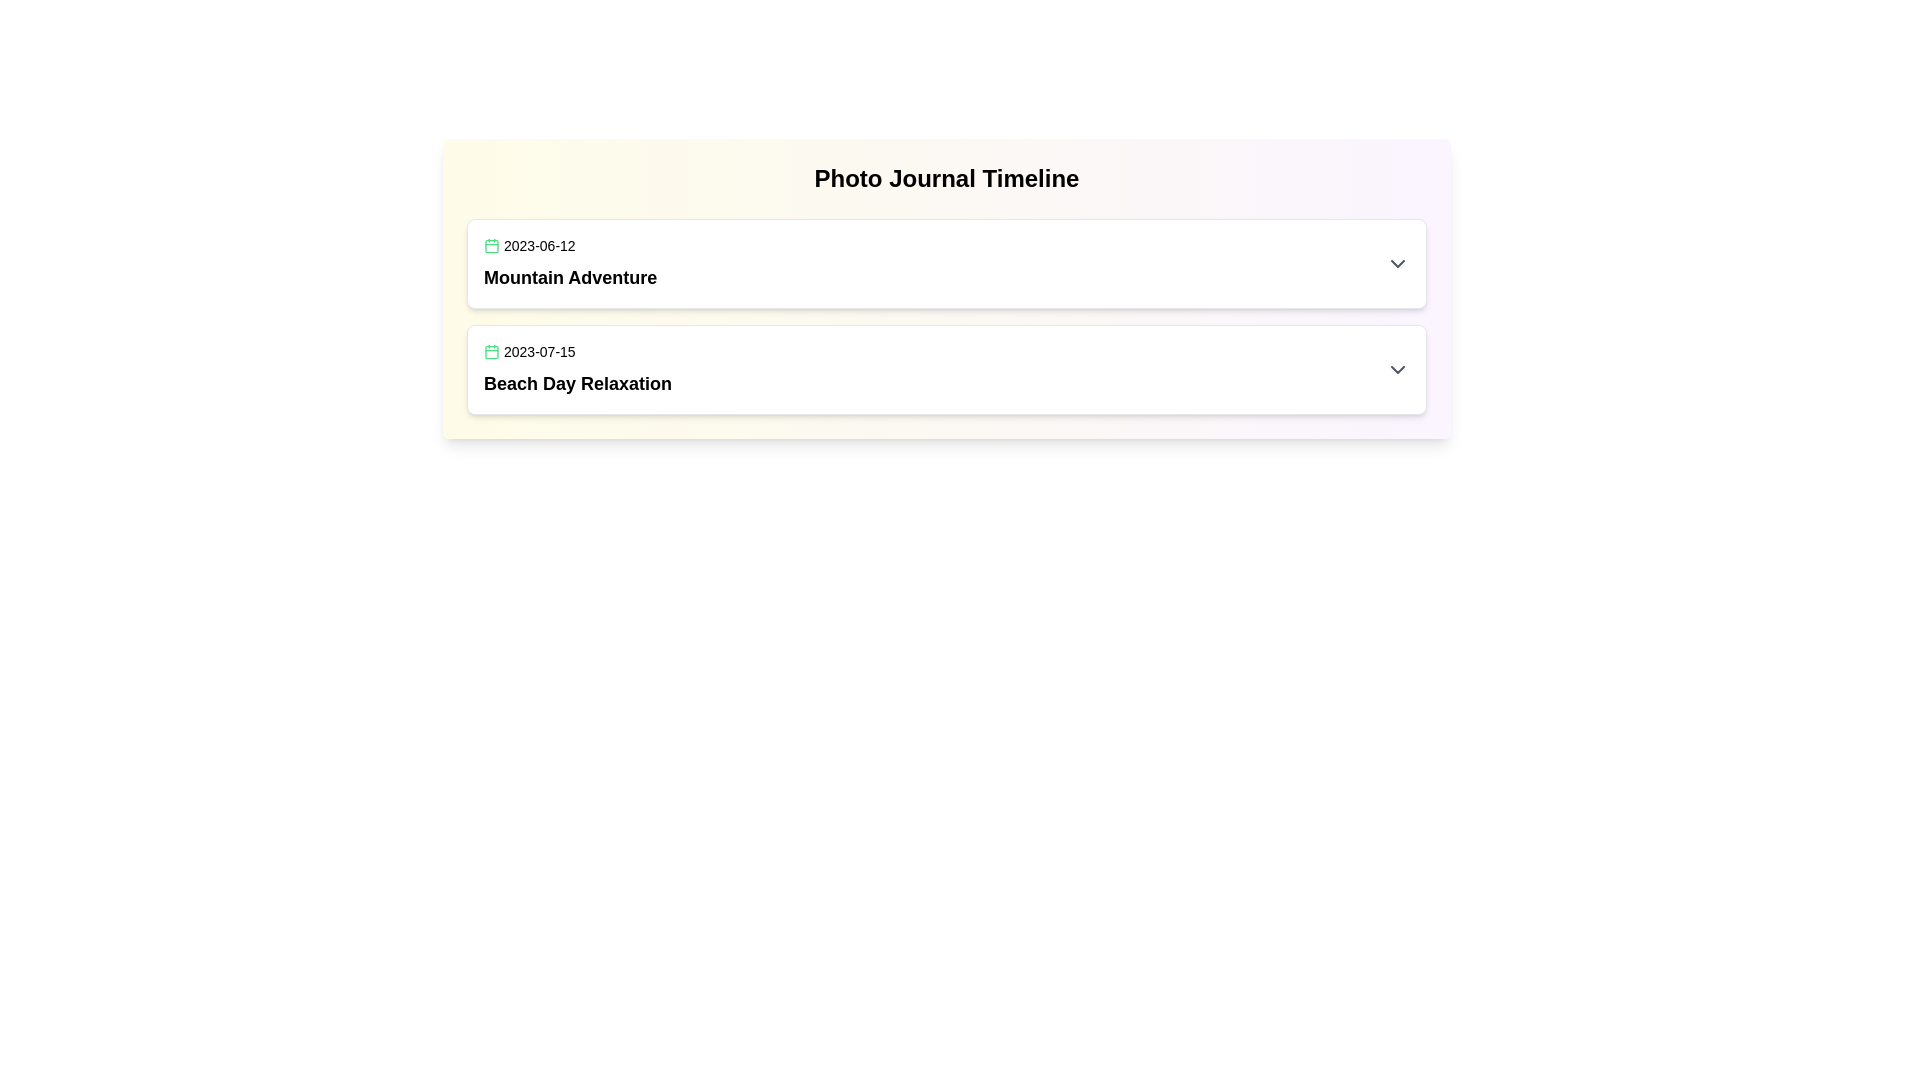 Image resolution: width=1920 pixels, height=1080 pixels. What do you see at coordinates (577, 370) in the screenshot?
I see `the Text label displaying the date '2023-07-15' and the title 'Beach Day Relaxation', which is the second entry in the 'Photo Journal Timeline' interface` at bounding box center [577, 370].